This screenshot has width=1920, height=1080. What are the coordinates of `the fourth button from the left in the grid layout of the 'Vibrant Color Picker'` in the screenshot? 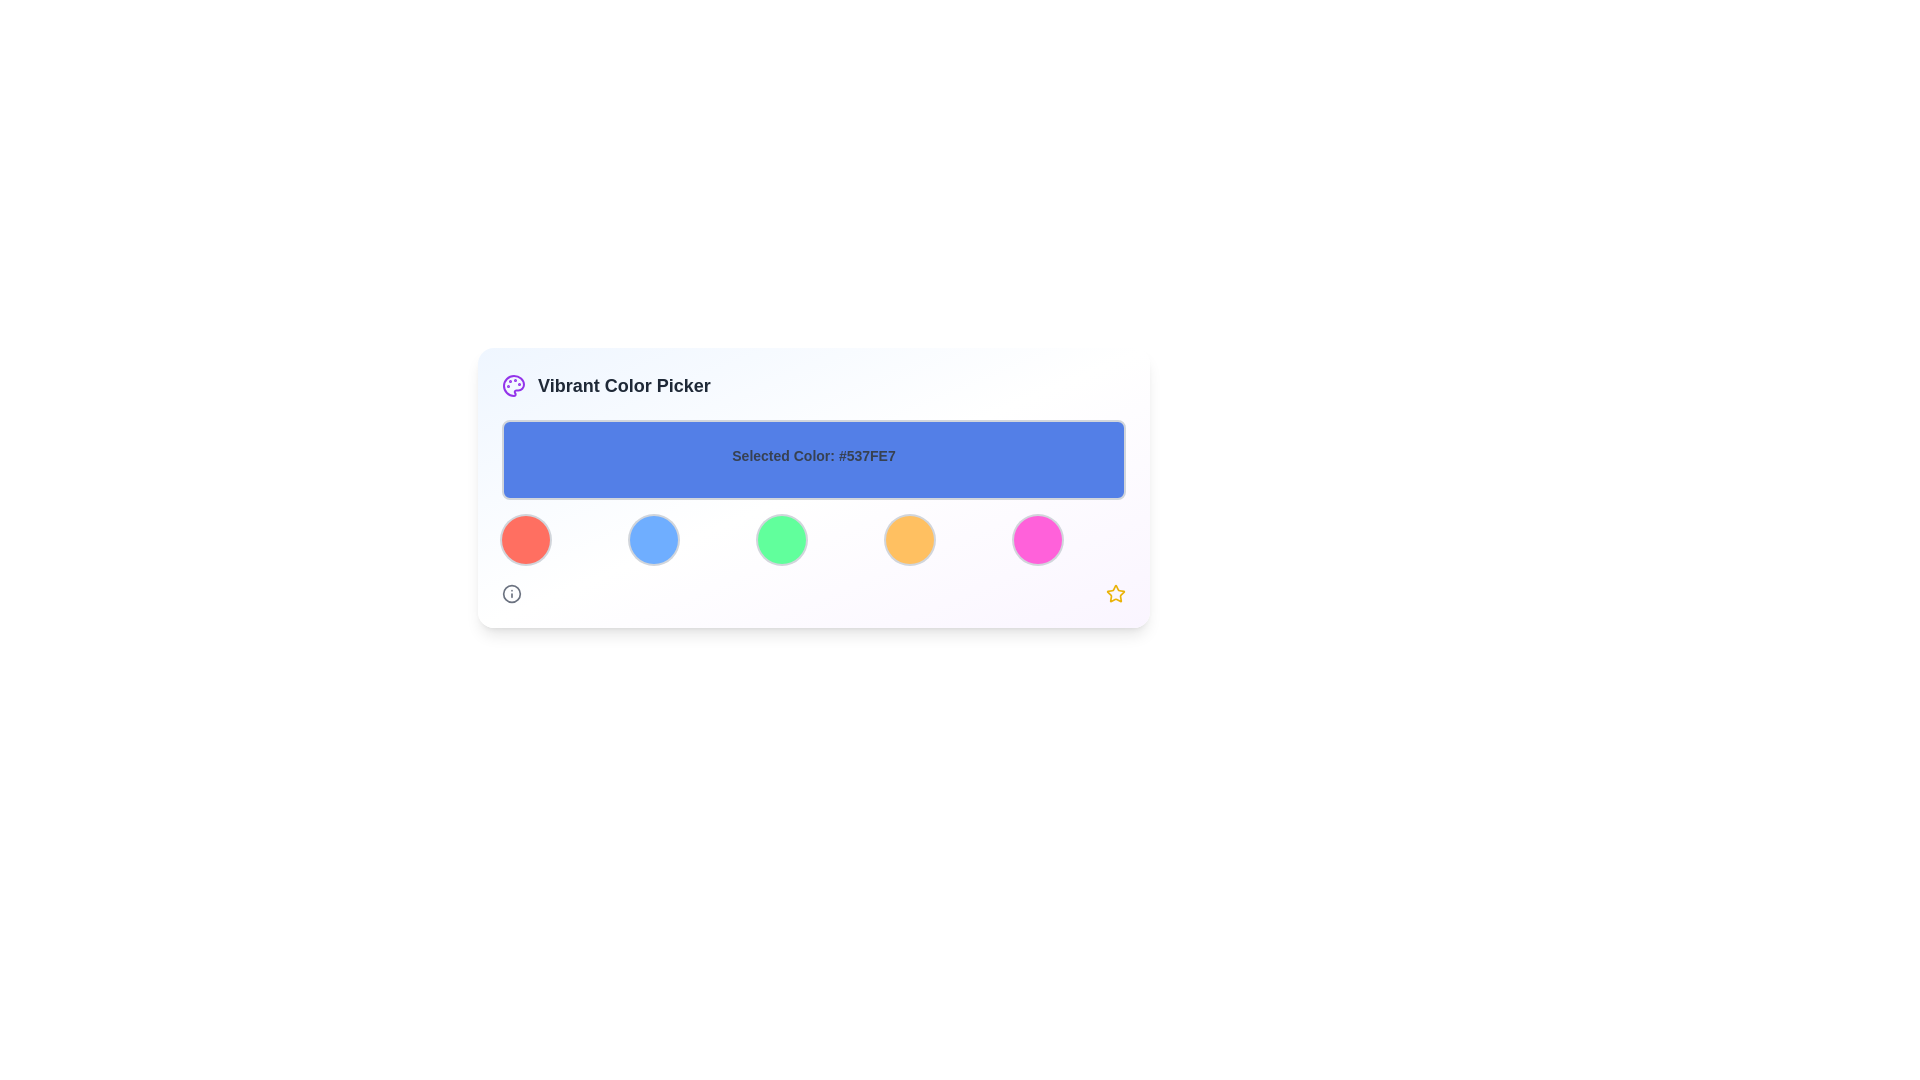 It's located at (909, 540).